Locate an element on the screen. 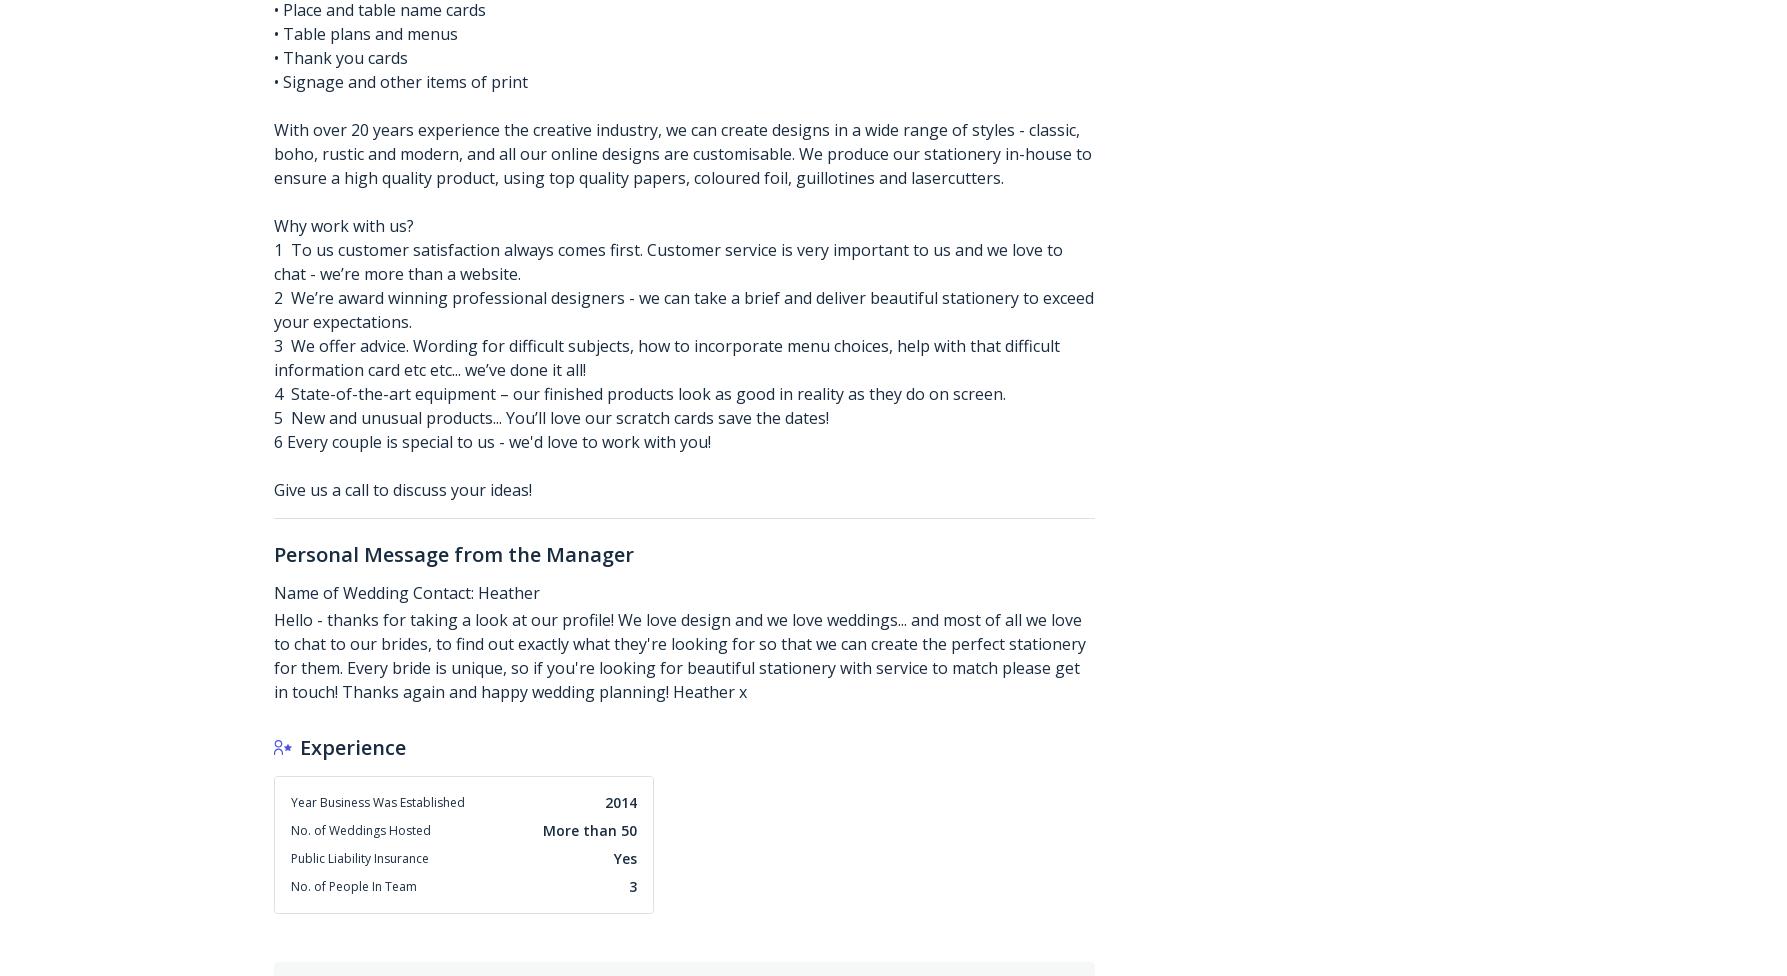  'Year Business Was Established' is located at coordinates (377, 801).